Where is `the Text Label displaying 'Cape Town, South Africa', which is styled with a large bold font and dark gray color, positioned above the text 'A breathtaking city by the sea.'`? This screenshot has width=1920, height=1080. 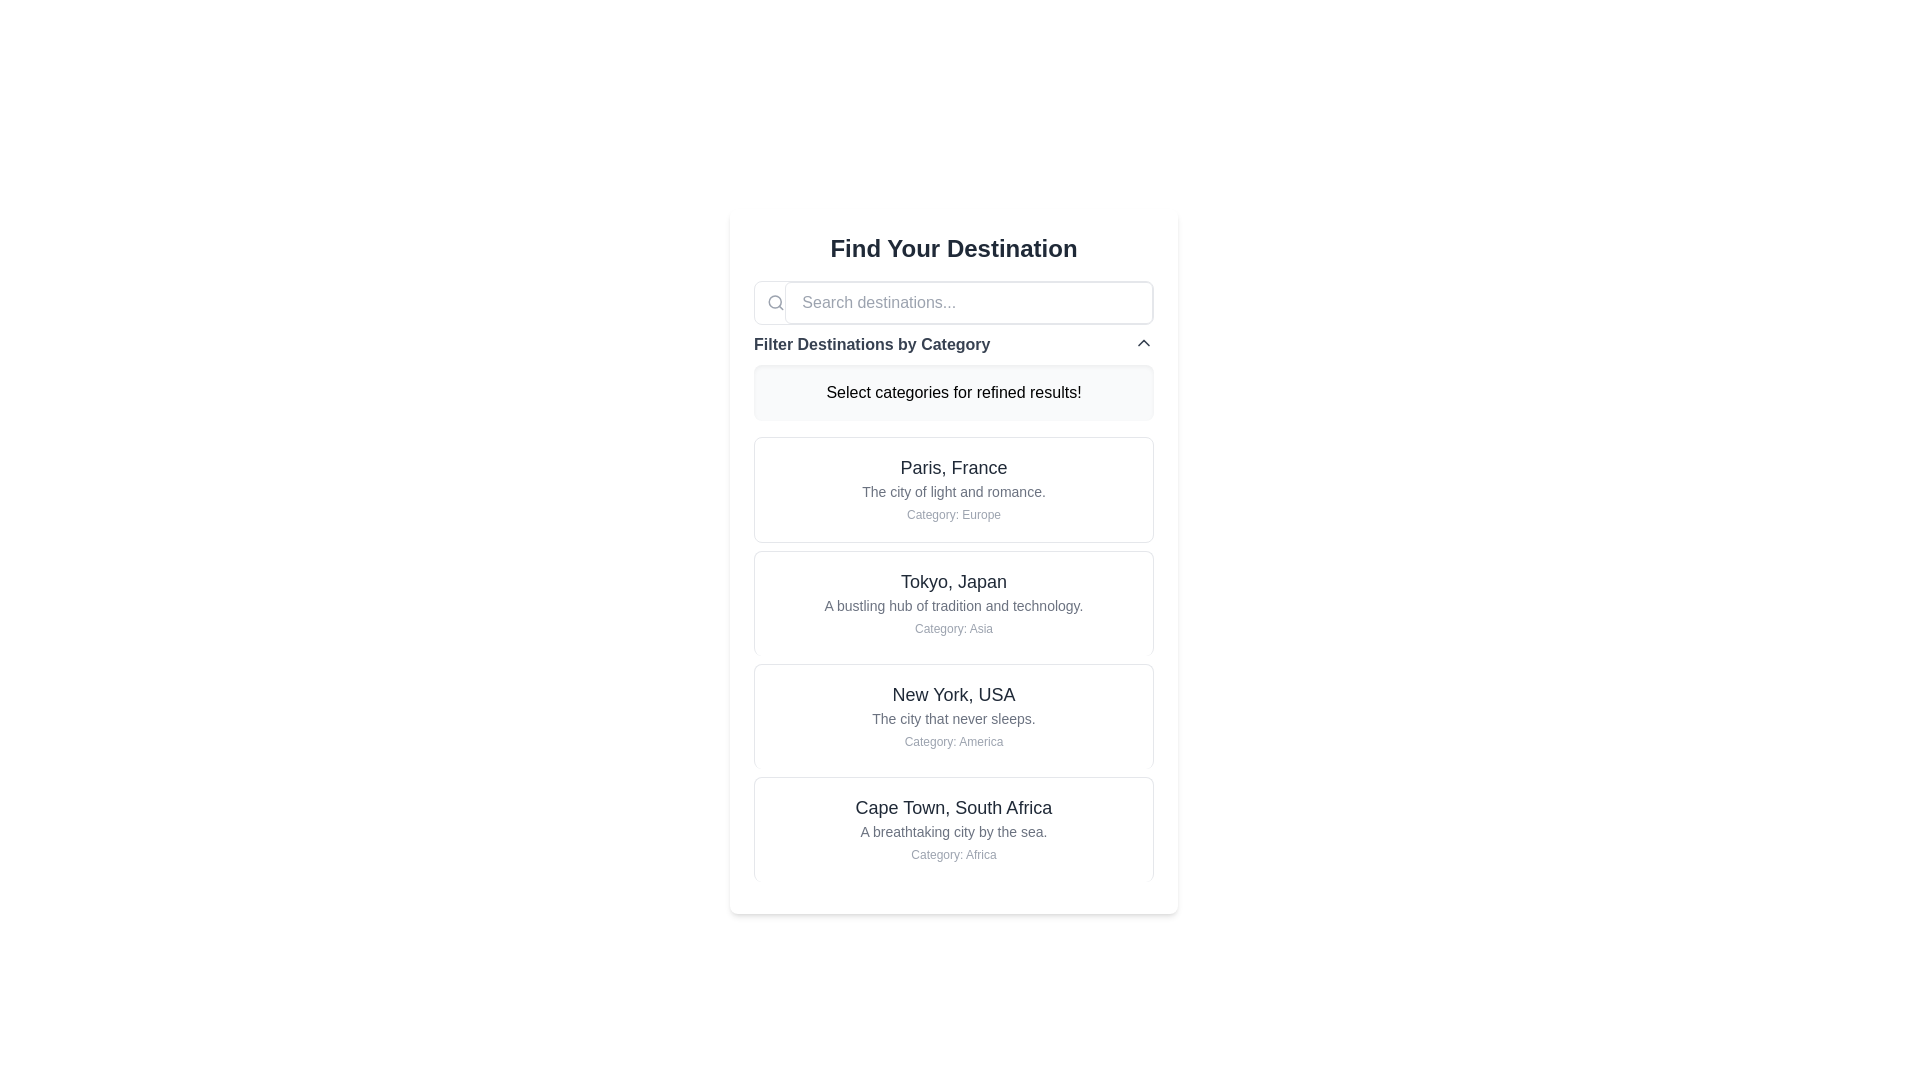 the Text Label displaying 'Cape Town, South Africa', which is styled with a large bold font and dark gray color, positioned above the text 'A breathtaking city by the sea.' is located at coordinates (953, 806).